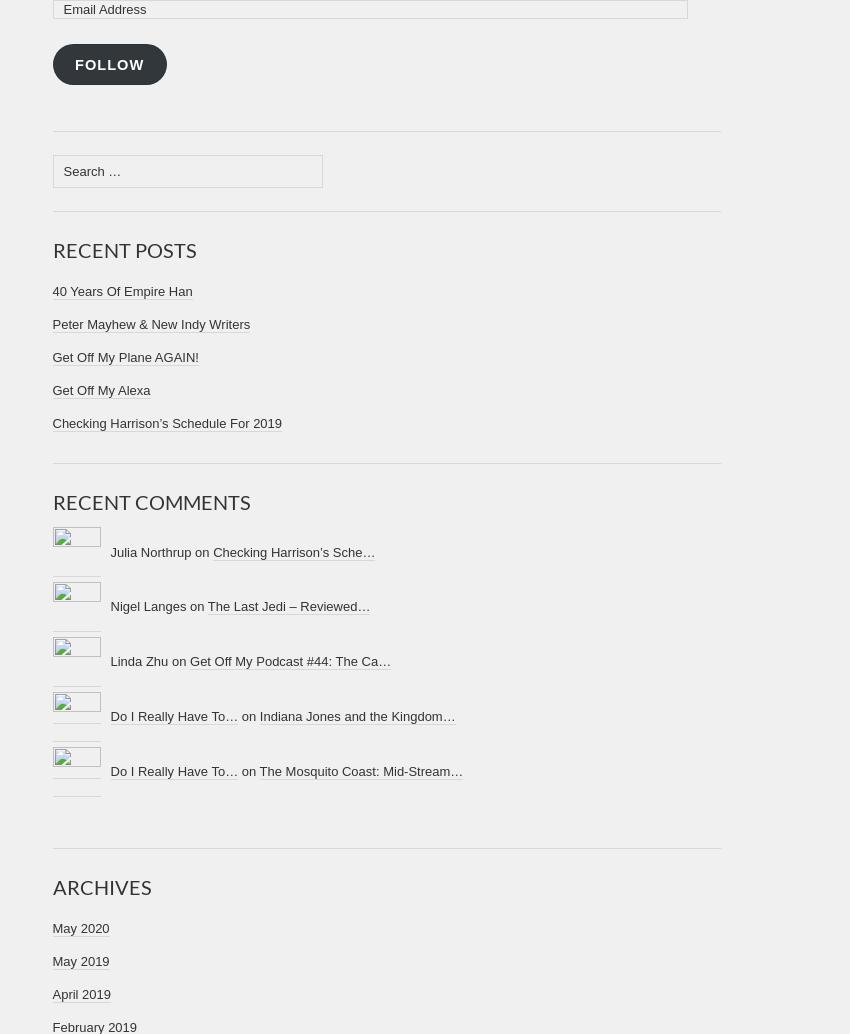 Image resolution: width=850 pixels, height=1034 pixels. I want to click on 'April 2019', so click(52, 993).